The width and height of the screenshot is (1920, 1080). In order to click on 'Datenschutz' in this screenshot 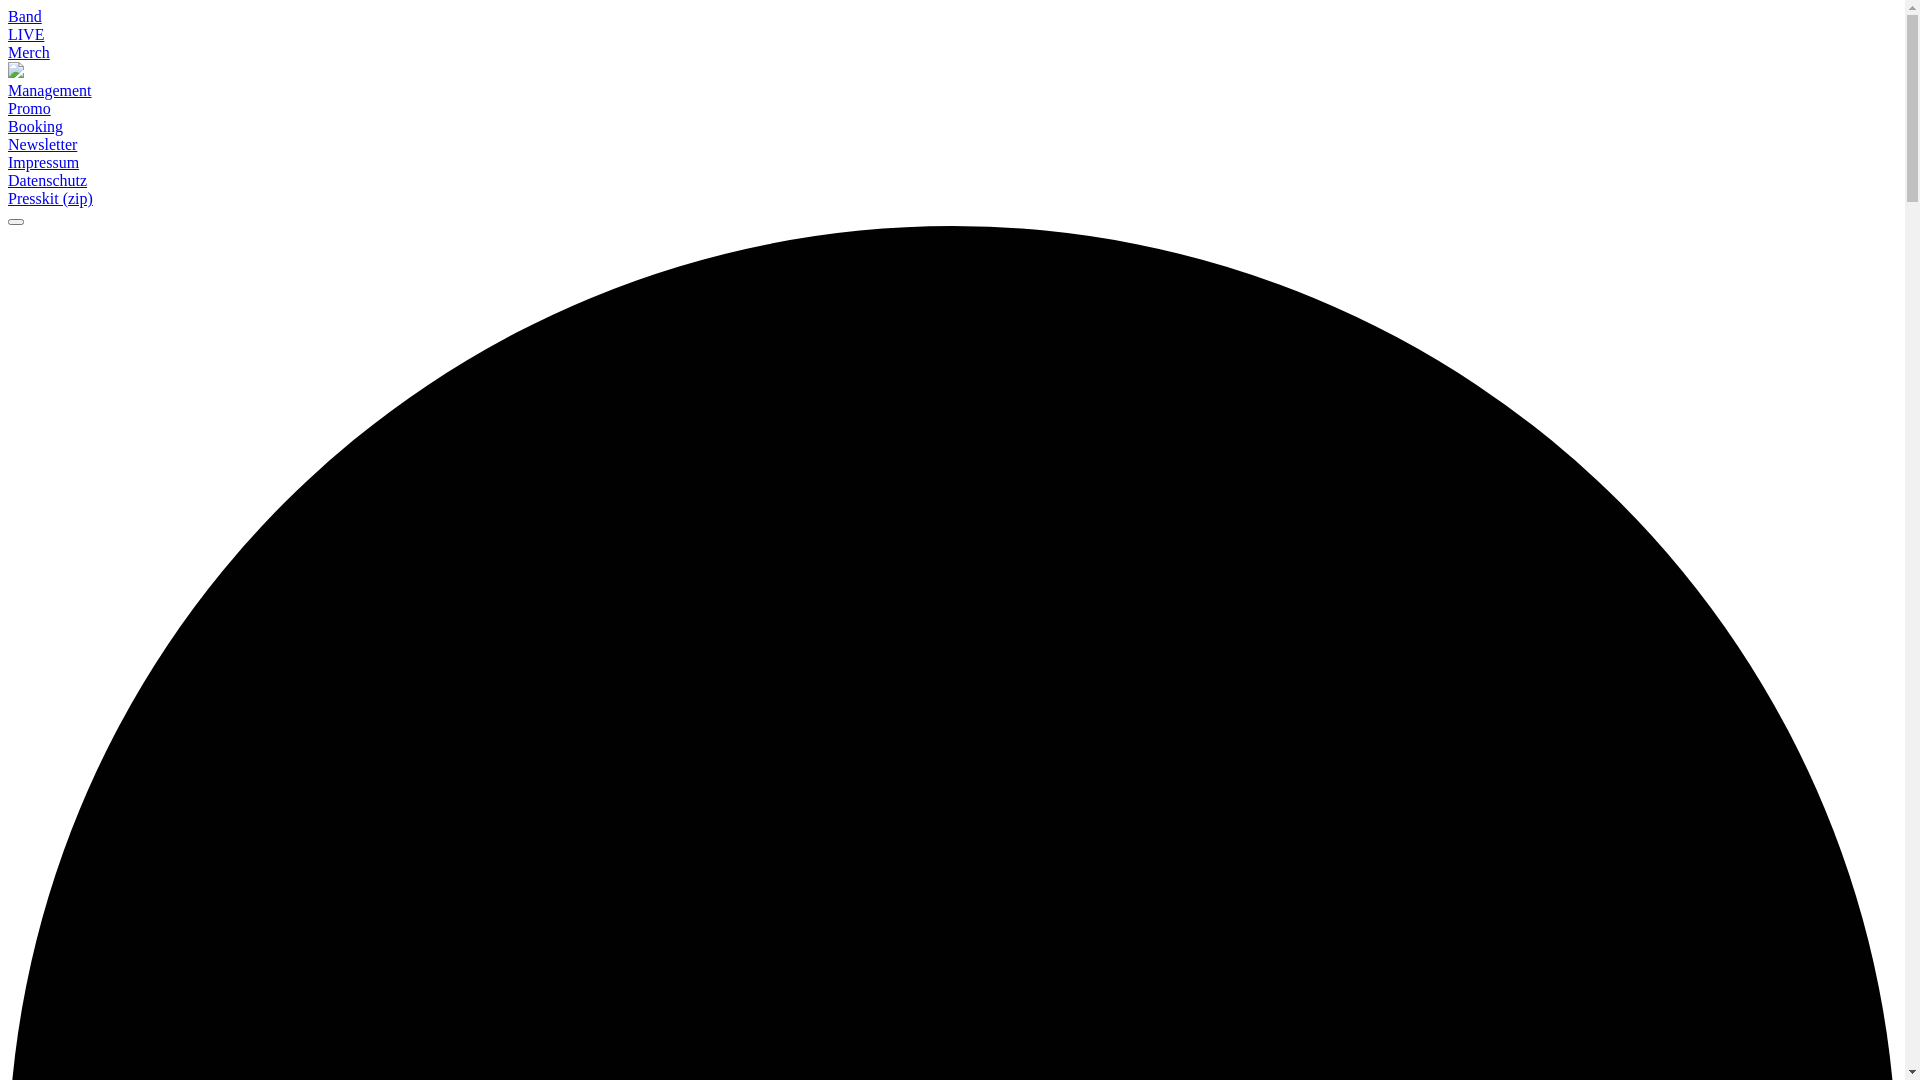, I will do `click(47, 180)`.